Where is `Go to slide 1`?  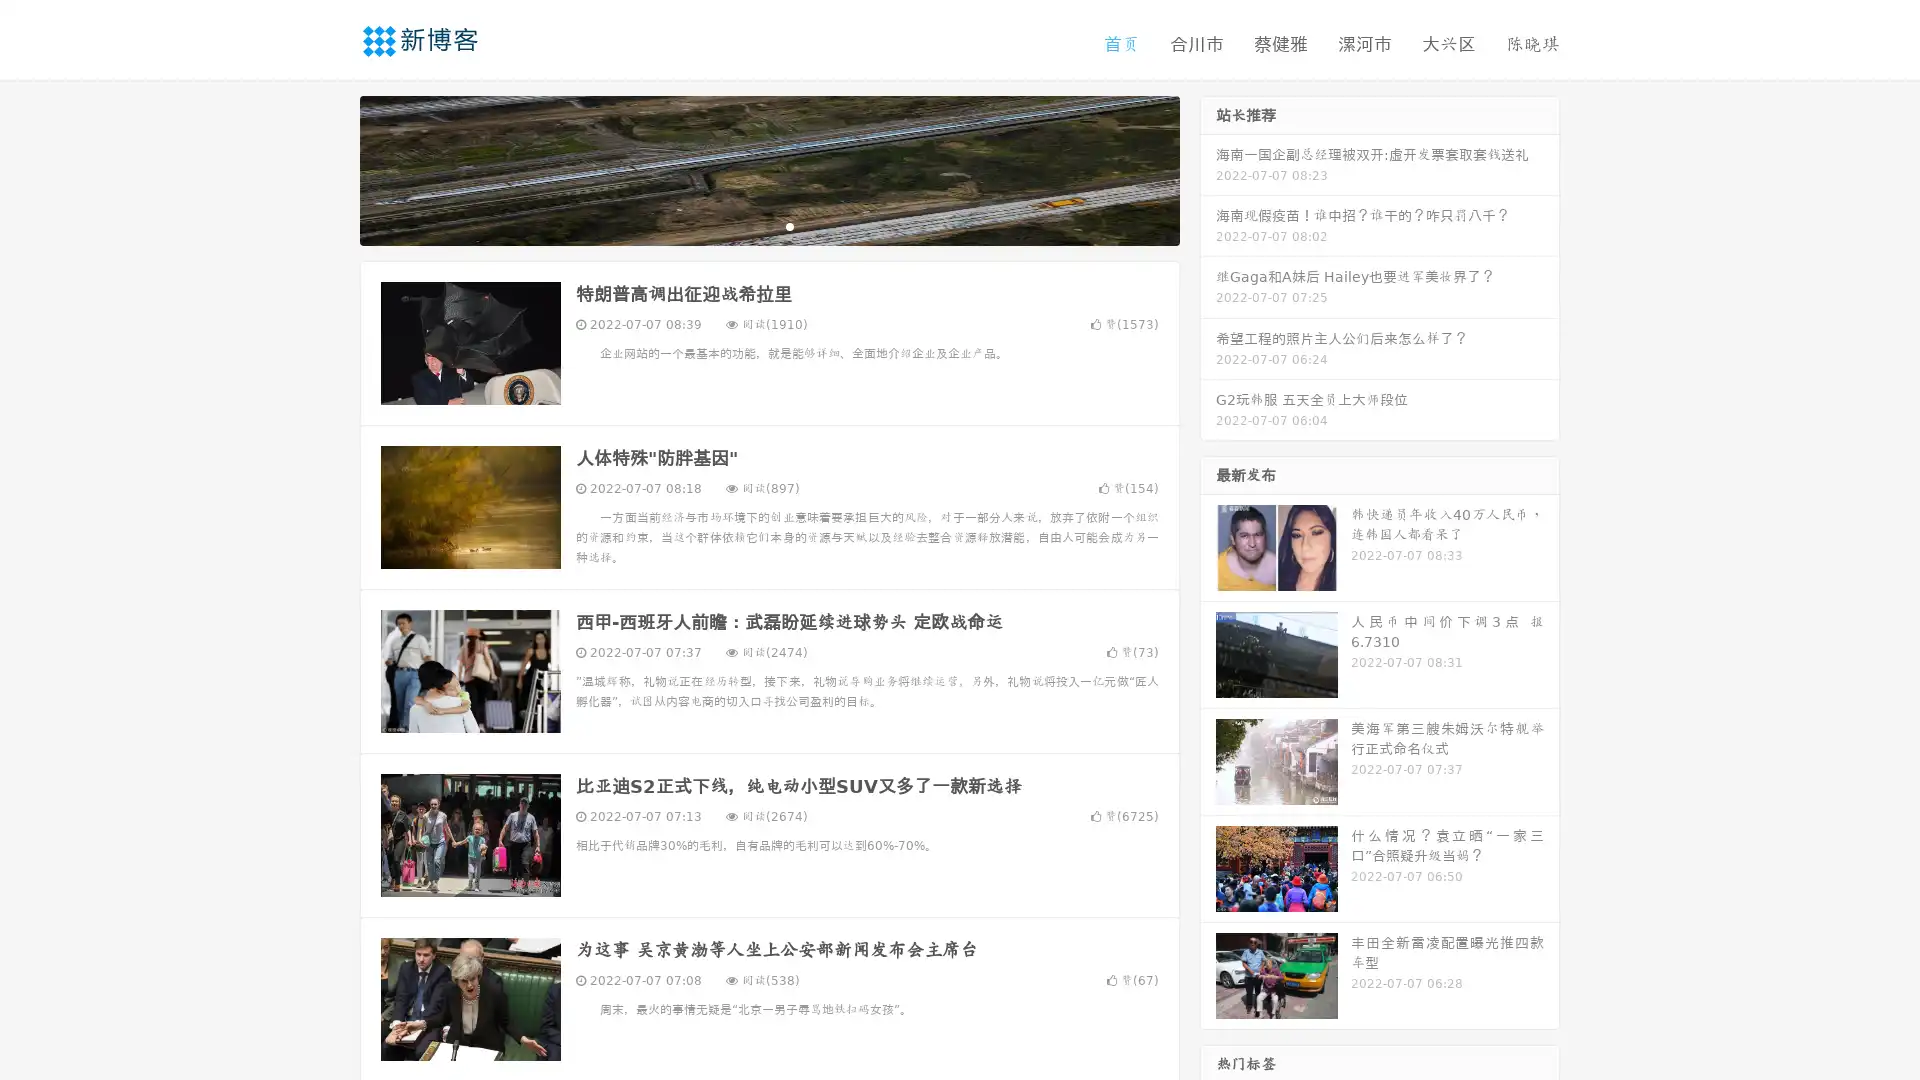 Go to slide 1 is located at coordinates (748, 225).